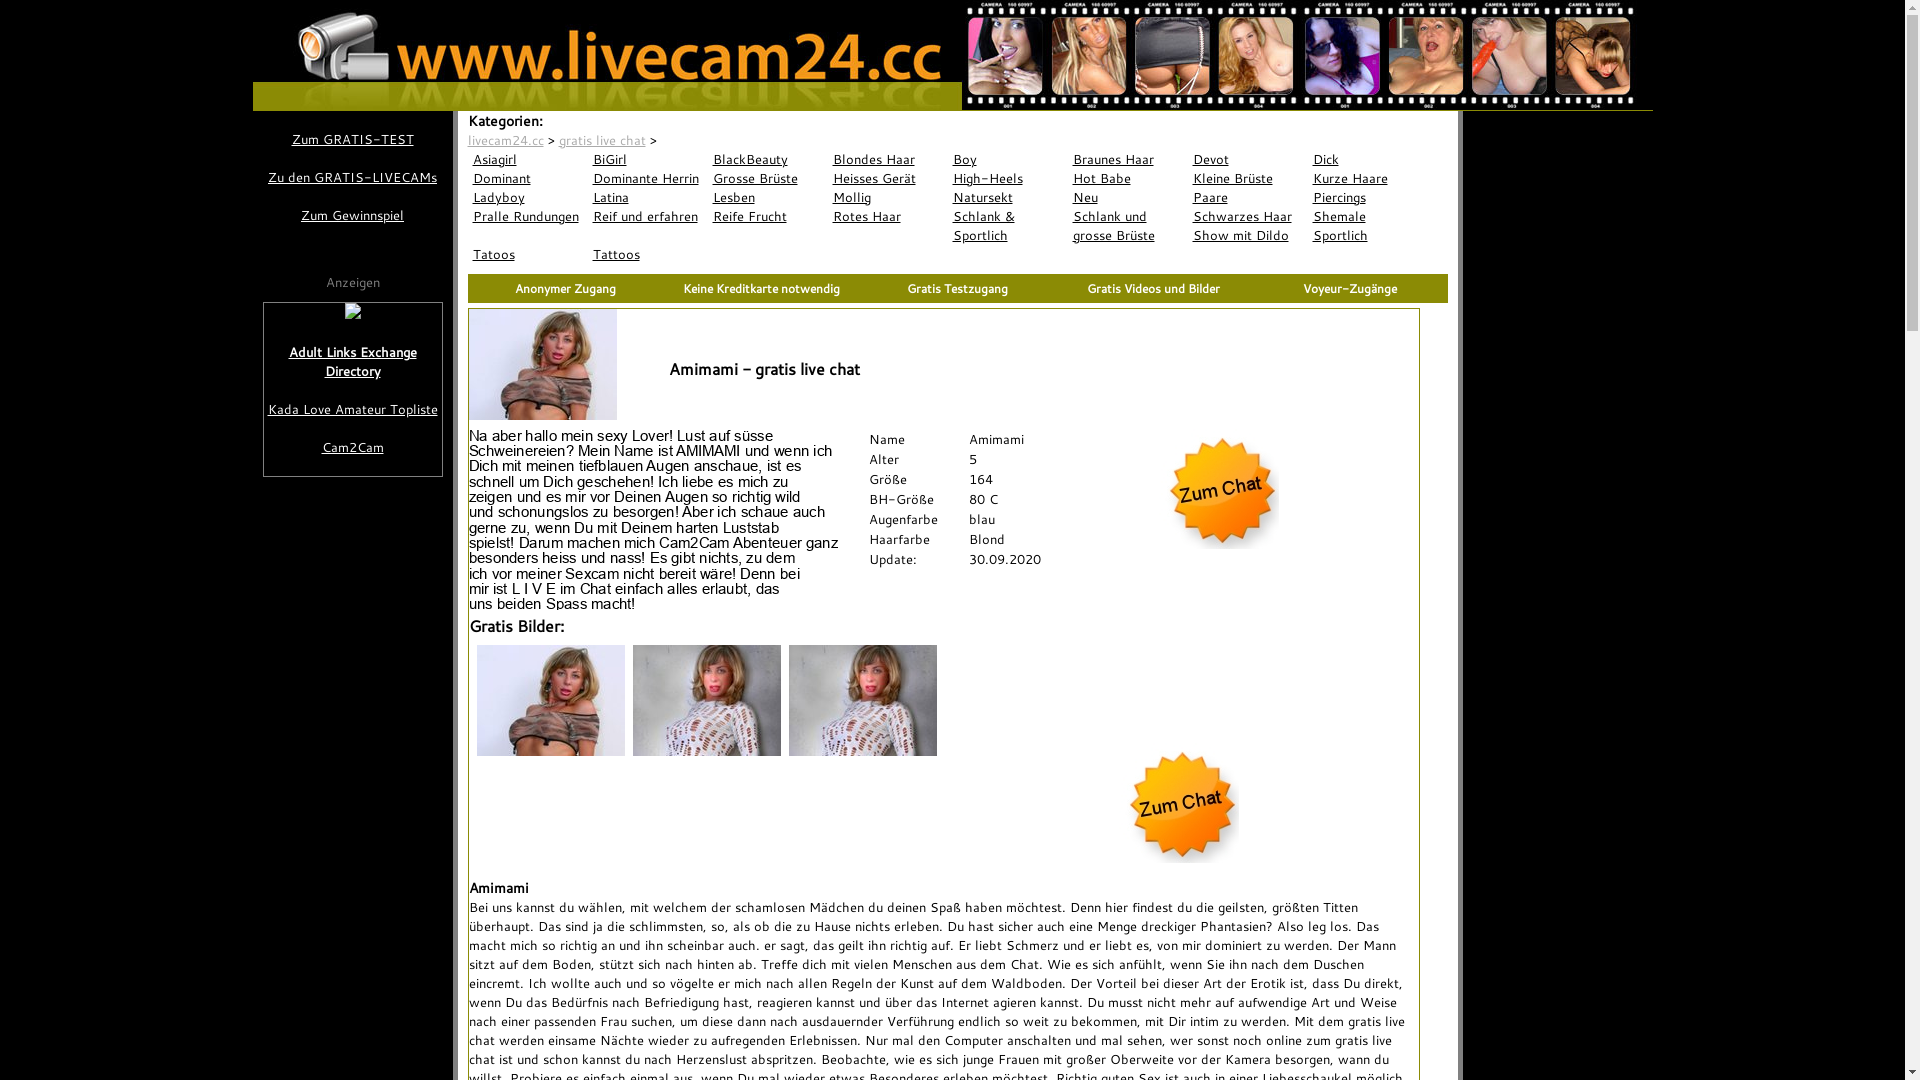 The height and width of the screenshot is (1080, 1920). Describe the element at coordinates (648, 253) in the screenshot. I see `'Tattoos'` at that location.